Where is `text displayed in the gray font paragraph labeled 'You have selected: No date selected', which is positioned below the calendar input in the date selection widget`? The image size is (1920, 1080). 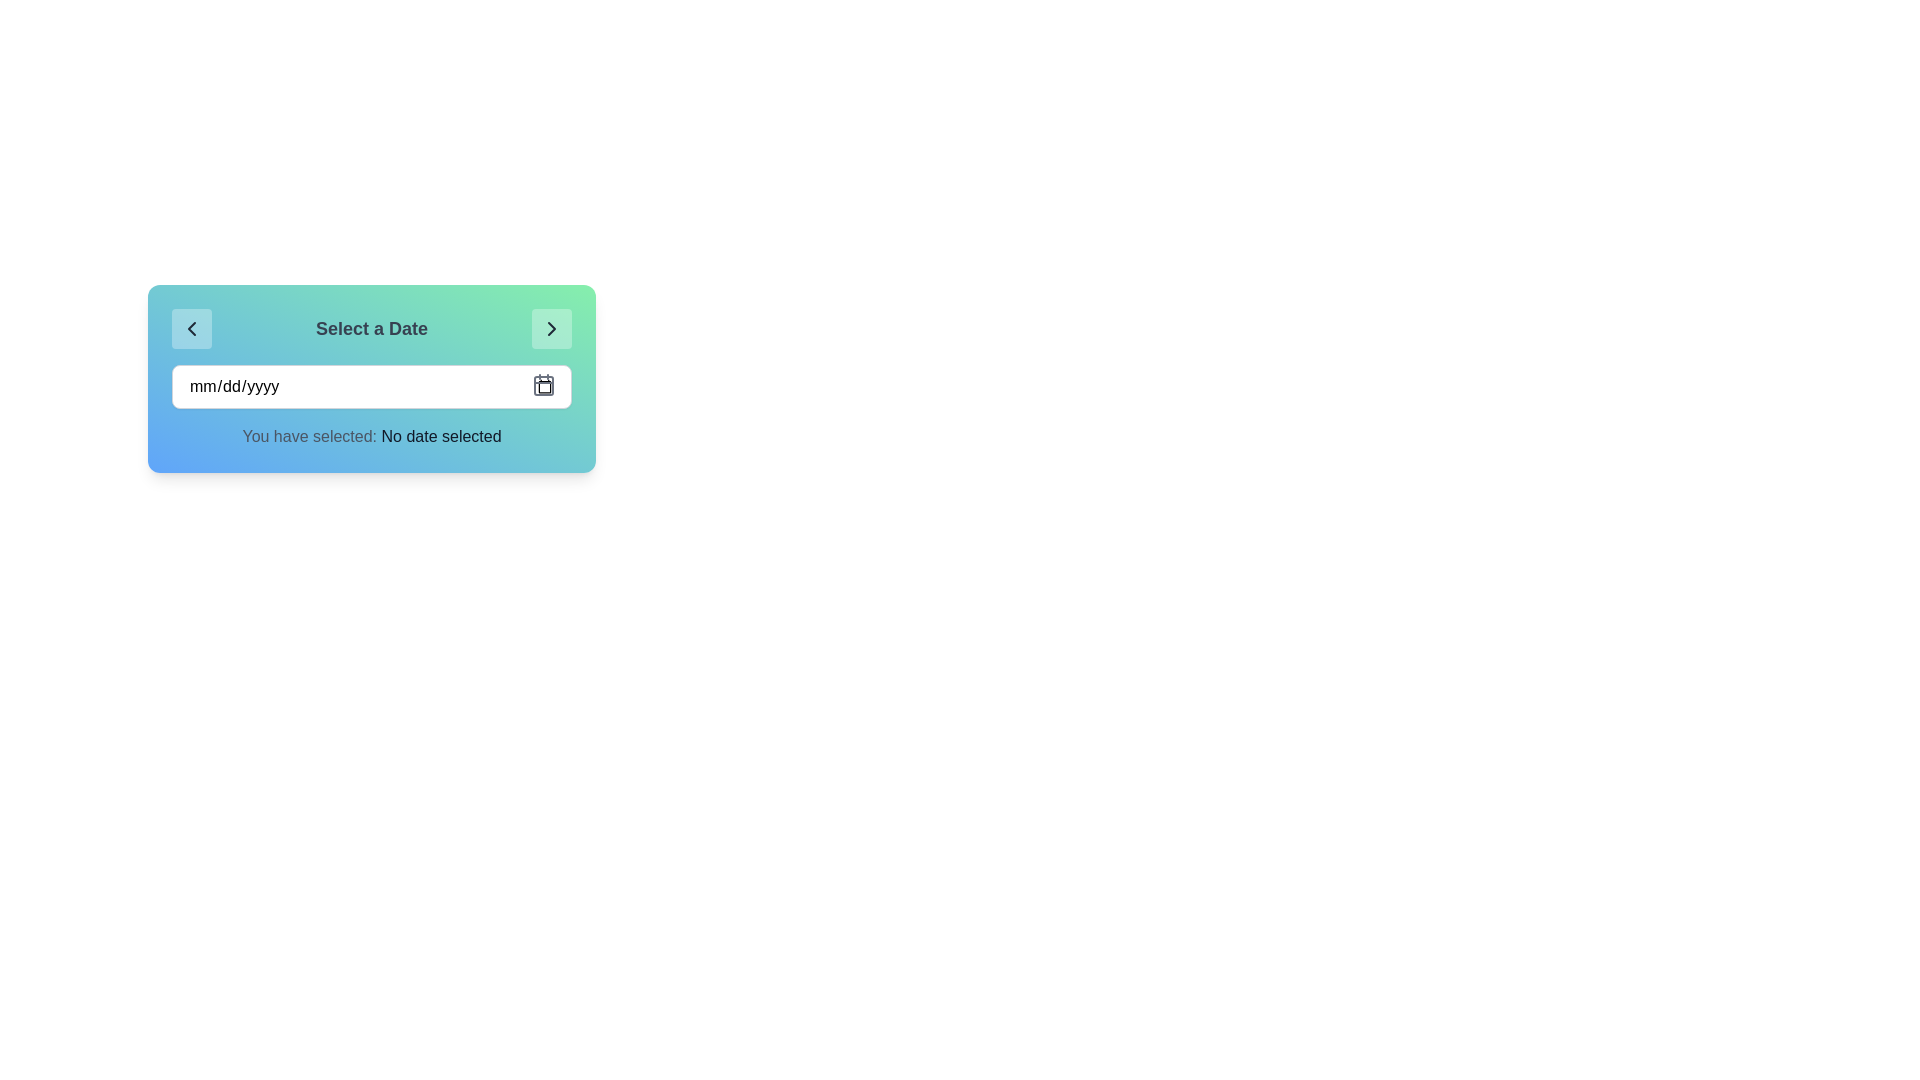
text displayed in the gray font paragraph labeled 'You have selected: No date selected', which is positioned below the calendar input in the date selection widget is located at coordinates (372, 435).